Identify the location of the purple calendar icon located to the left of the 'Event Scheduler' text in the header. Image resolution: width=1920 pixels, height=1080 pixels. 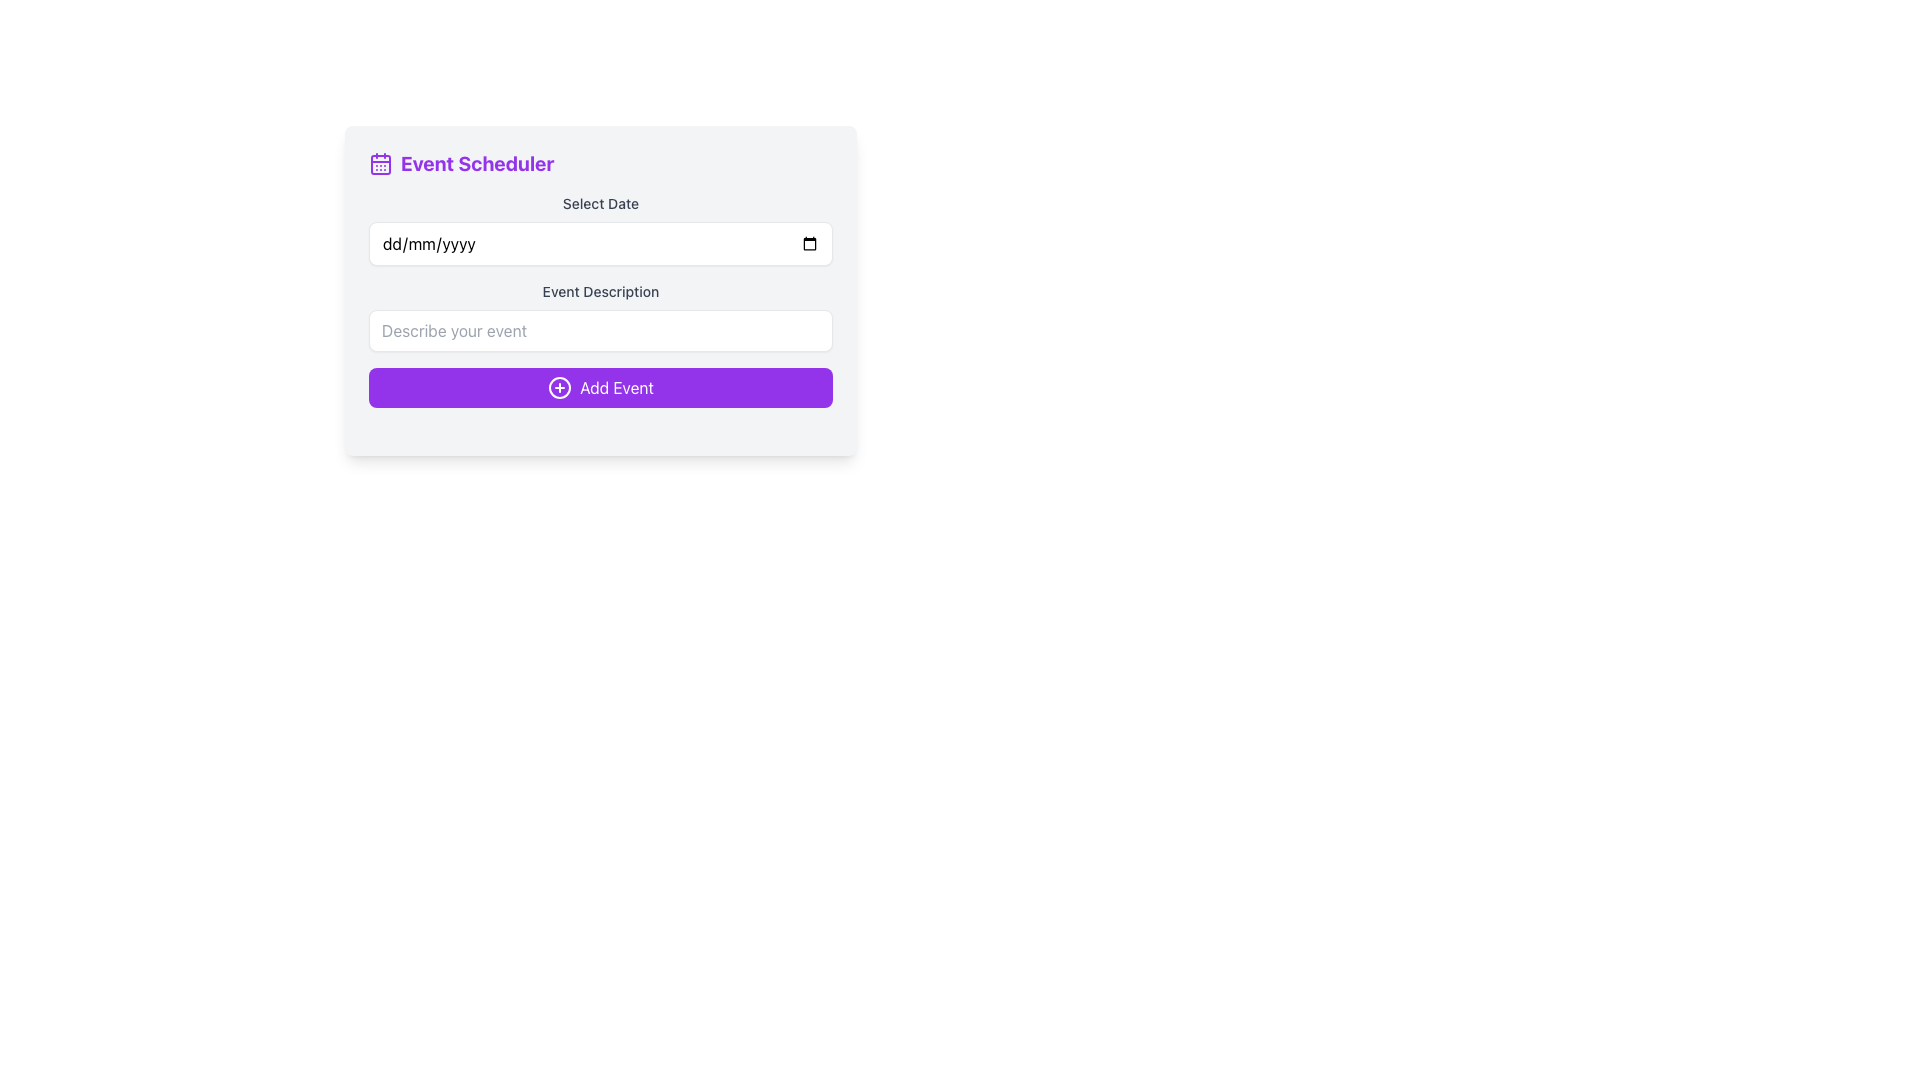
(380, 163).